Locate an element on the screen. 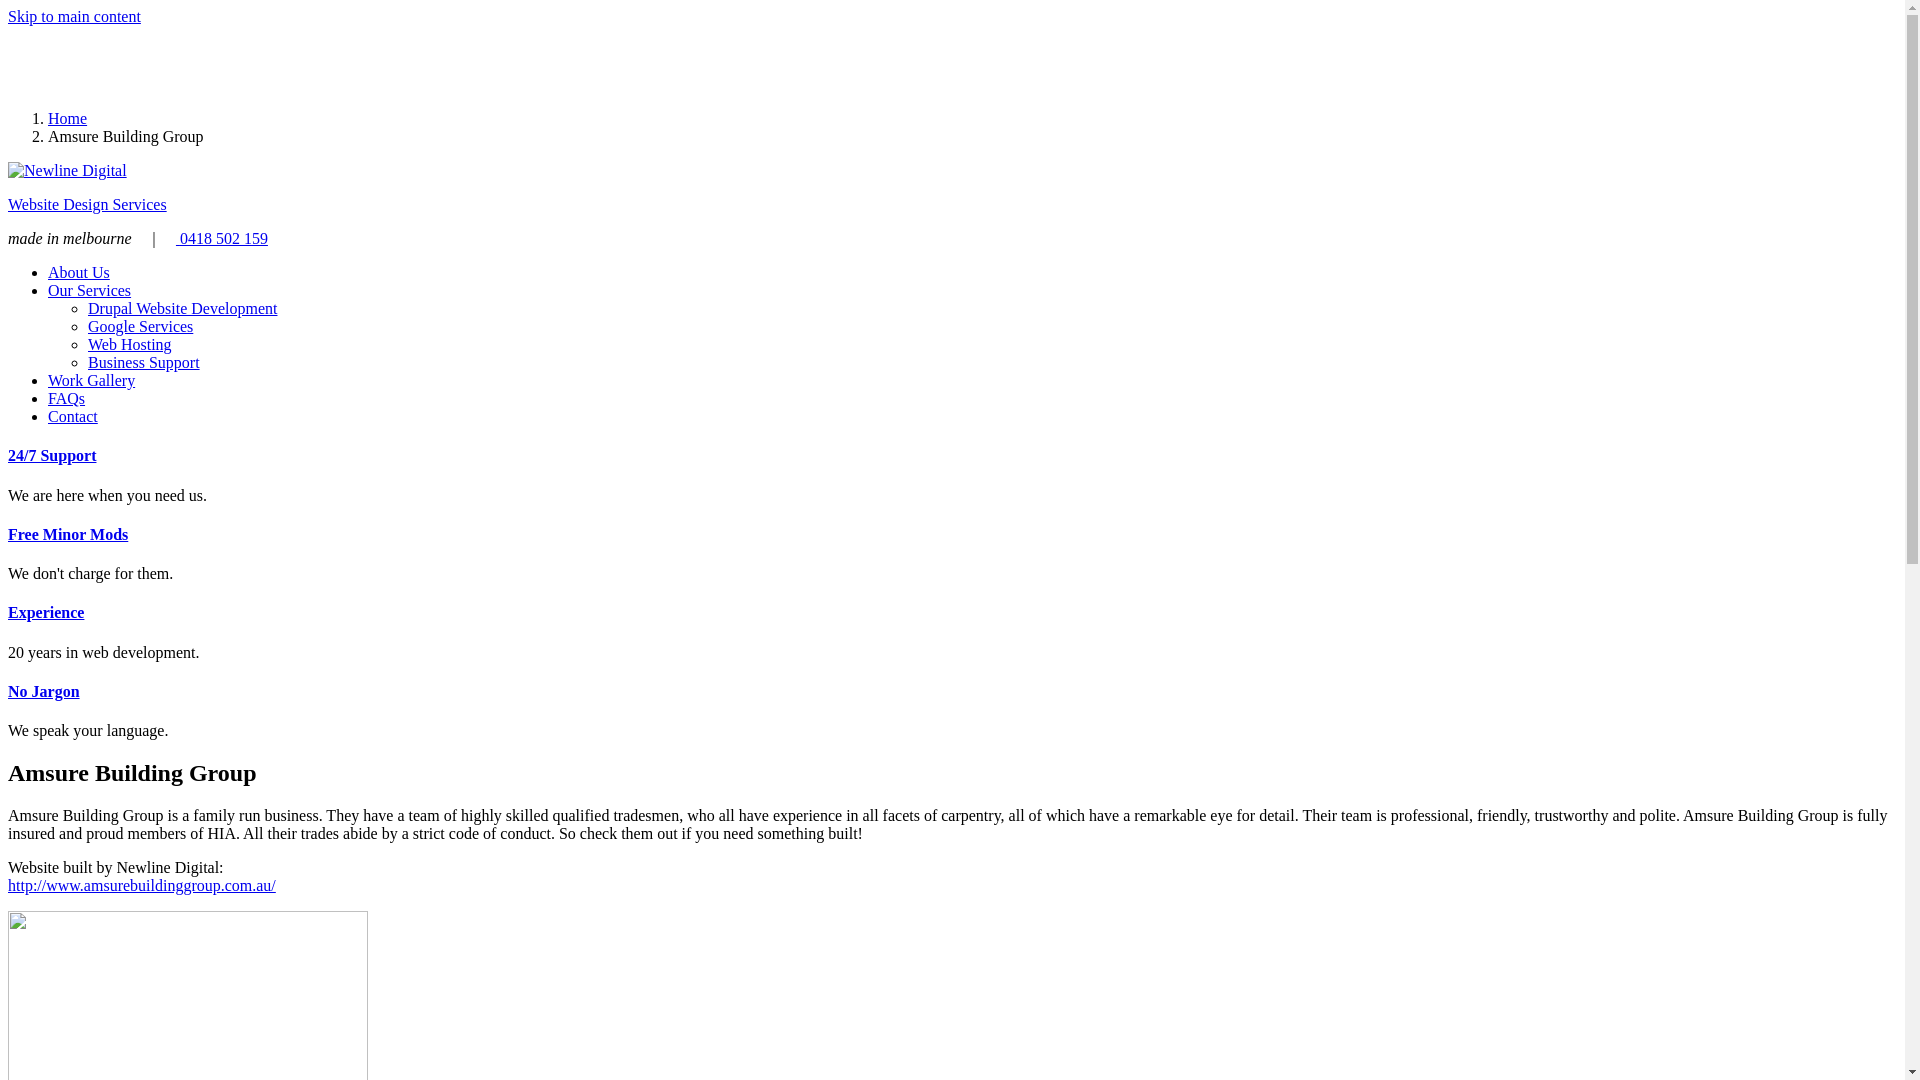 The height and width of the screenshot is (1080, 1920). ' 0418 502 159' is located at coordinates (221, 237).